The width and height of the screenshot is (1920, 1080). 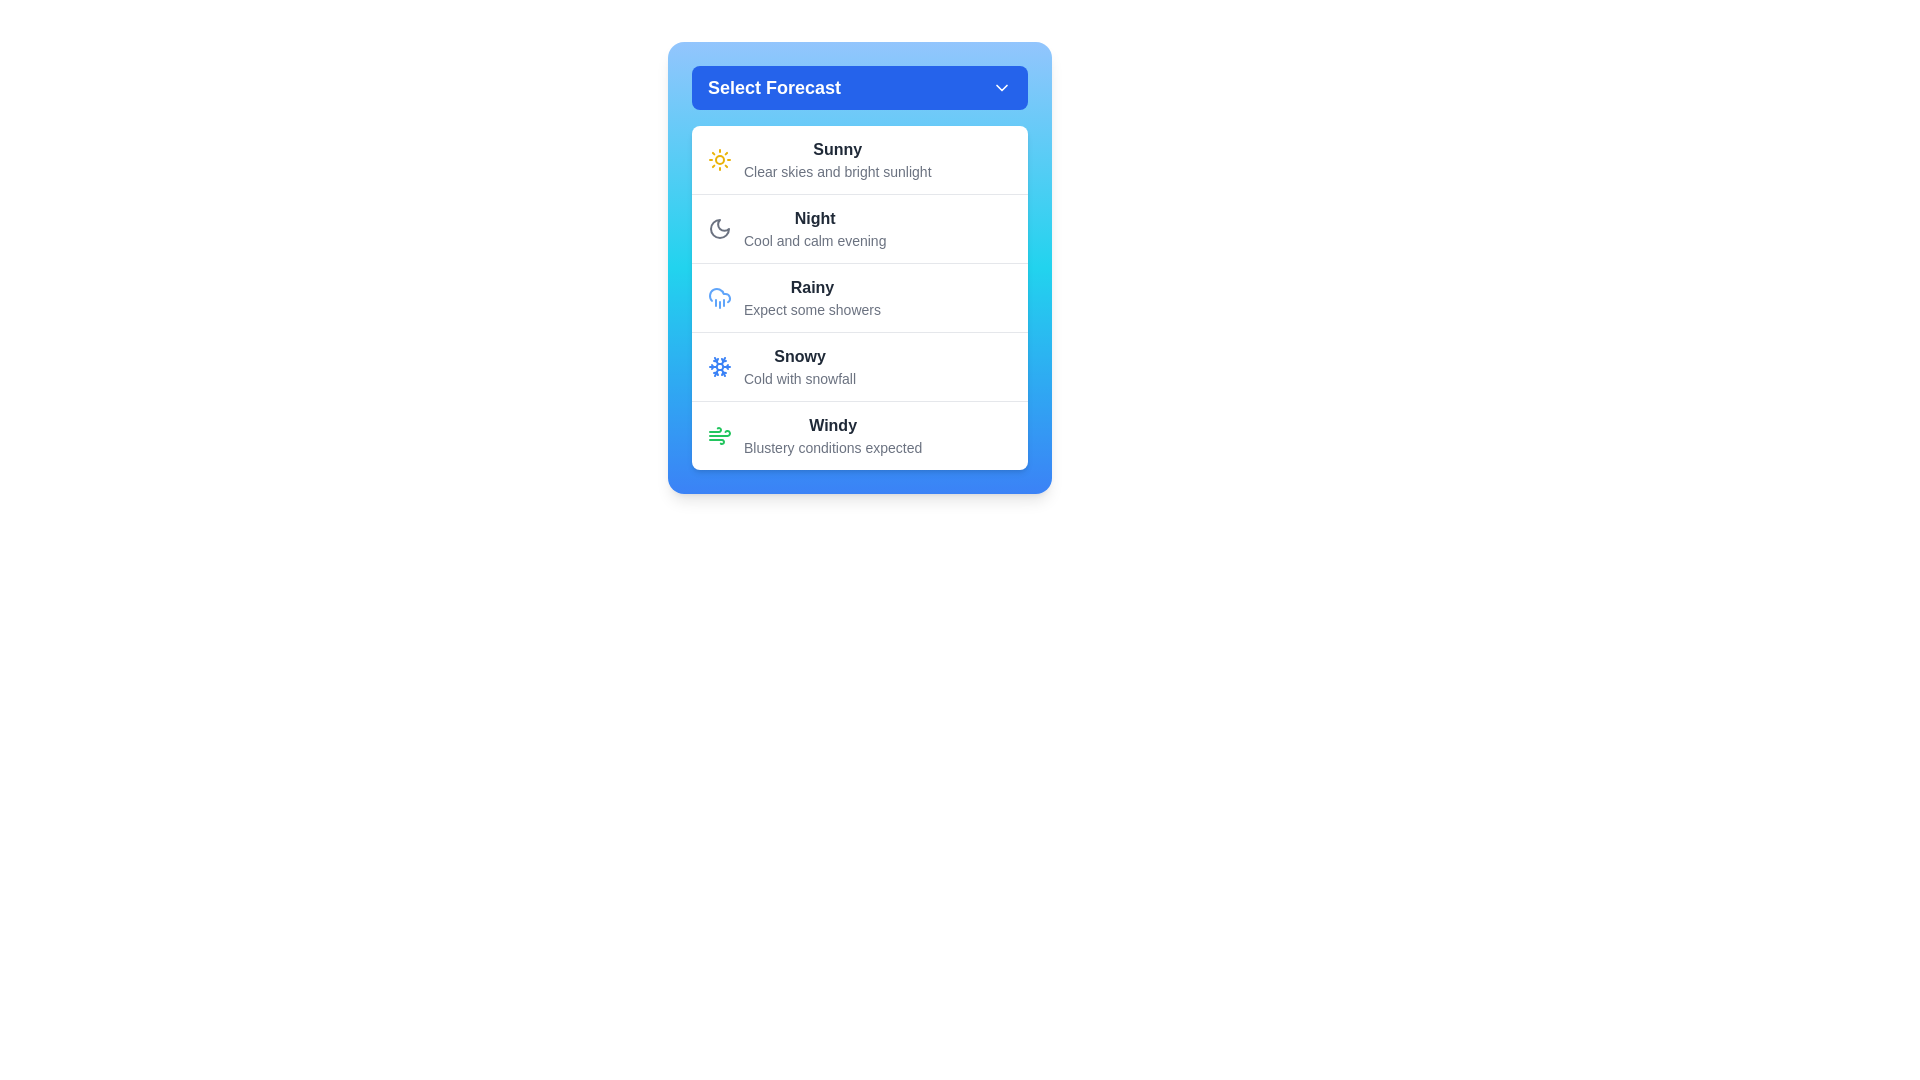 What do you see at coordinates (837, 149) in the screenshot?
I see `text label displaying 'Sunny', which is the first item in the weather options list under the heading 'Select Forecast'` at bounding box center [837, 149].